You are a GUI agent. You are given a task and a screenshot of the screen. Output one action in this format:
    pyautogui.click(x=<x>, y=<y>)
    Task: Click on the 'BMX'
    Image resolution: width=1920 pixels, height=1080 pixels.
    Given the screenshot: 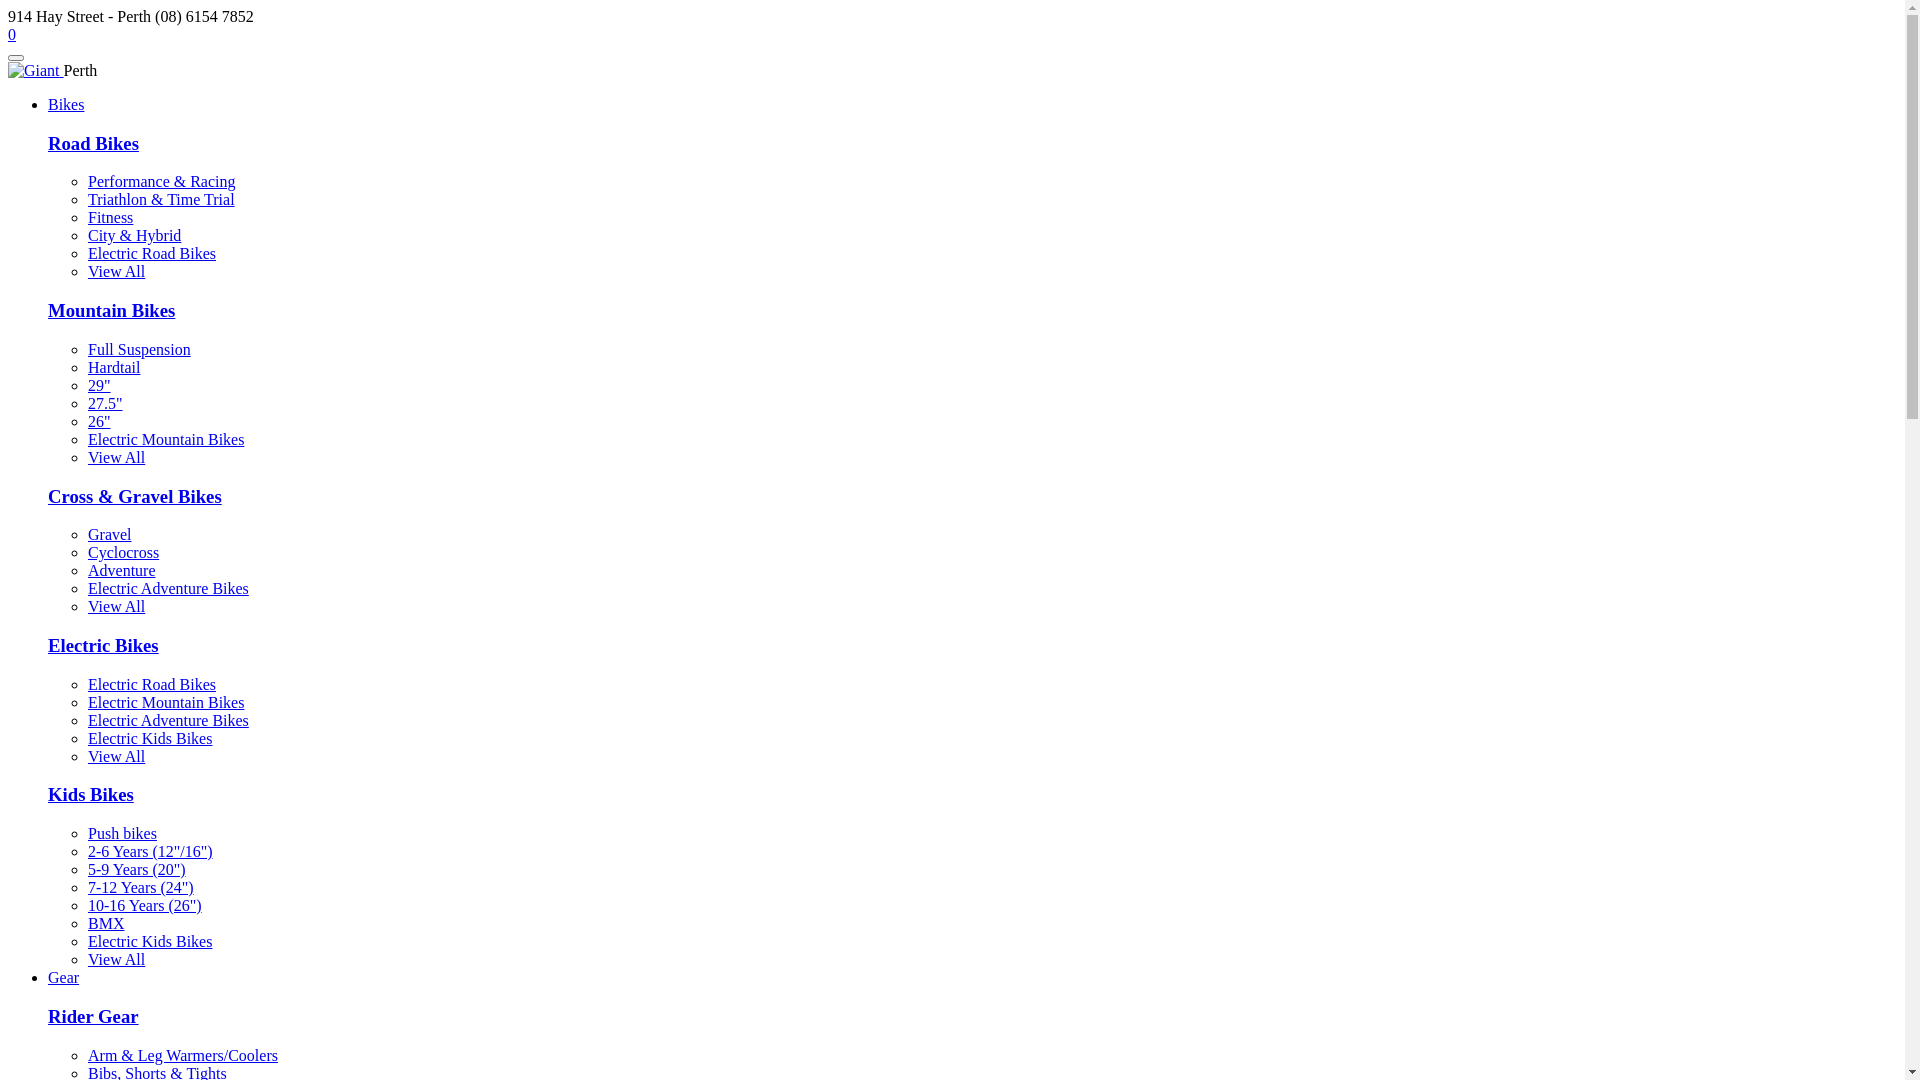 What is the action you would take?
    pyautogui.click(x=104, y=923)
    